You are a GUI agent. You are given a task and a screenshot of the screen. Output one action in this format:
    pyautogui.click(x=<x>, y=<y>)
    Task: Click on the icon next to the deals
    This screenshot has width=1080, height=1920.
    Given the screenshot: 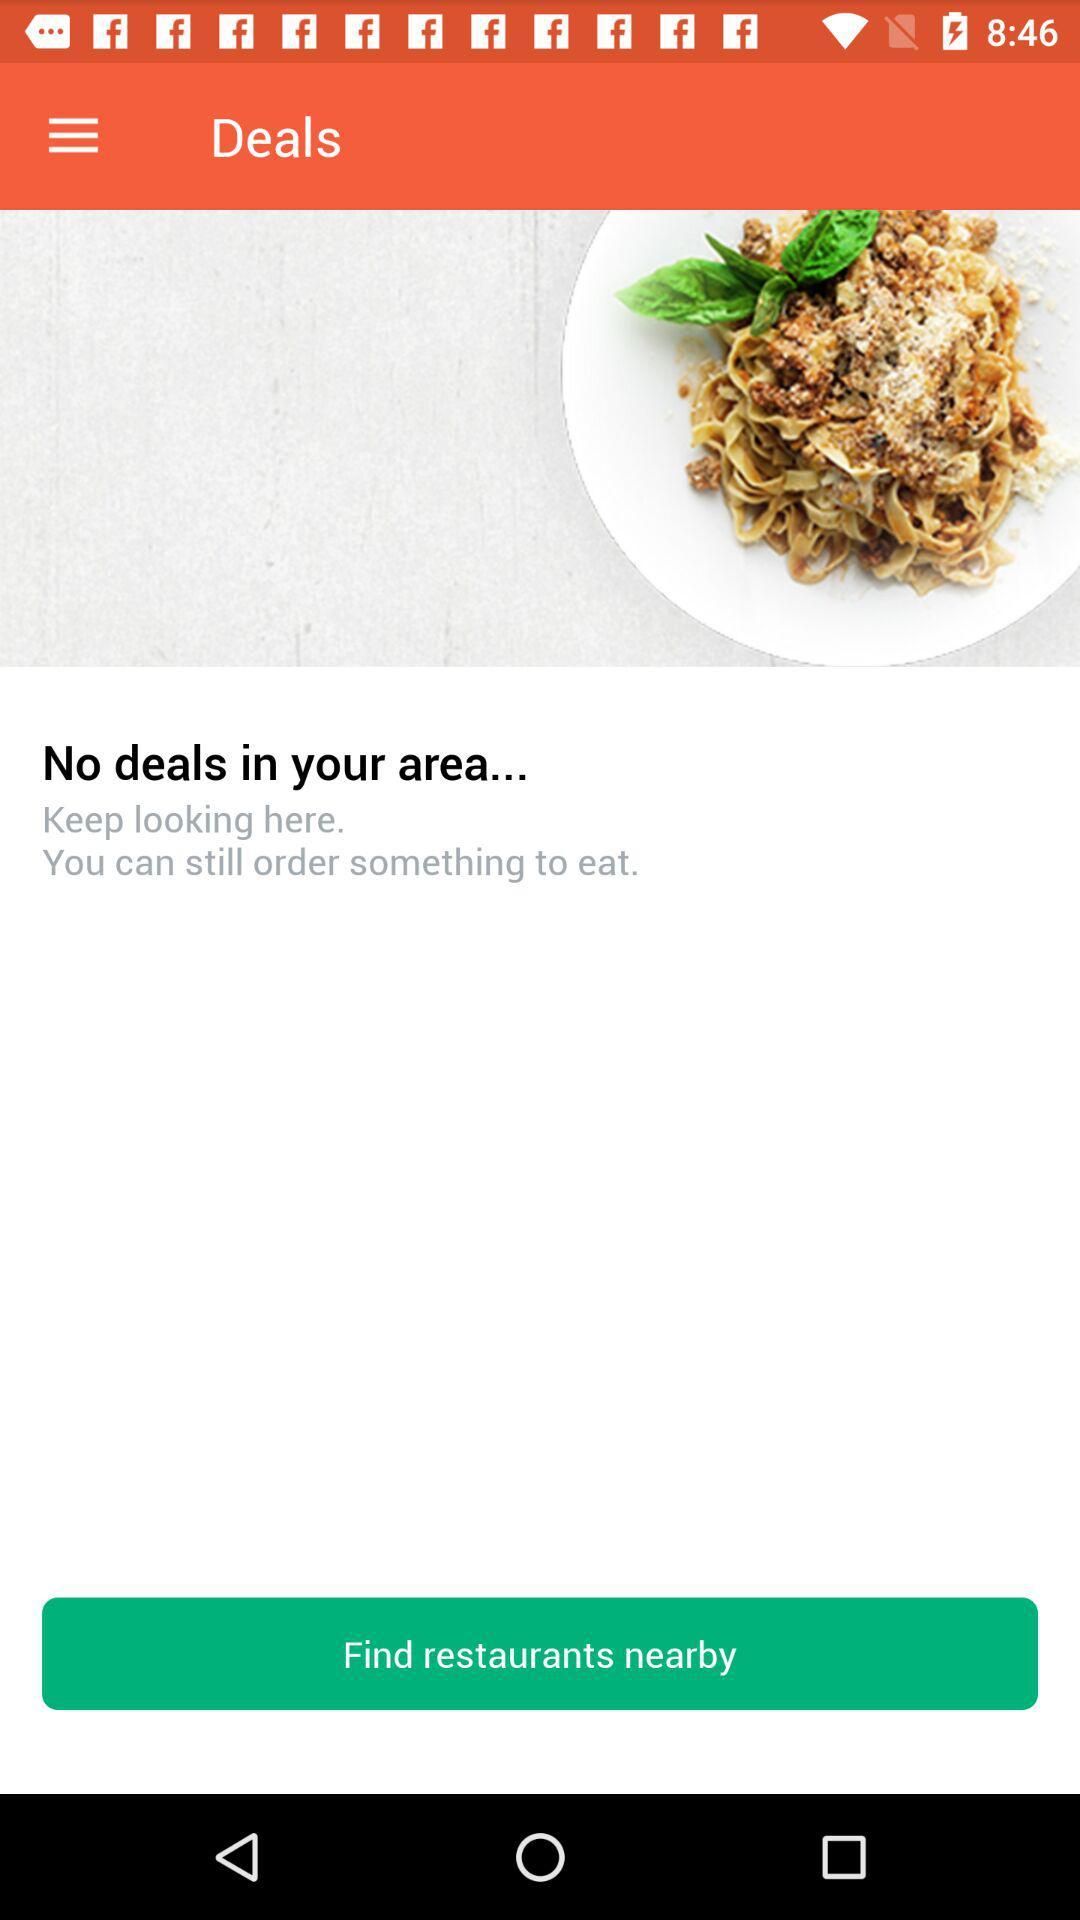 What is the action you would take?
    pyautogui.click(x=72, y=135)
    